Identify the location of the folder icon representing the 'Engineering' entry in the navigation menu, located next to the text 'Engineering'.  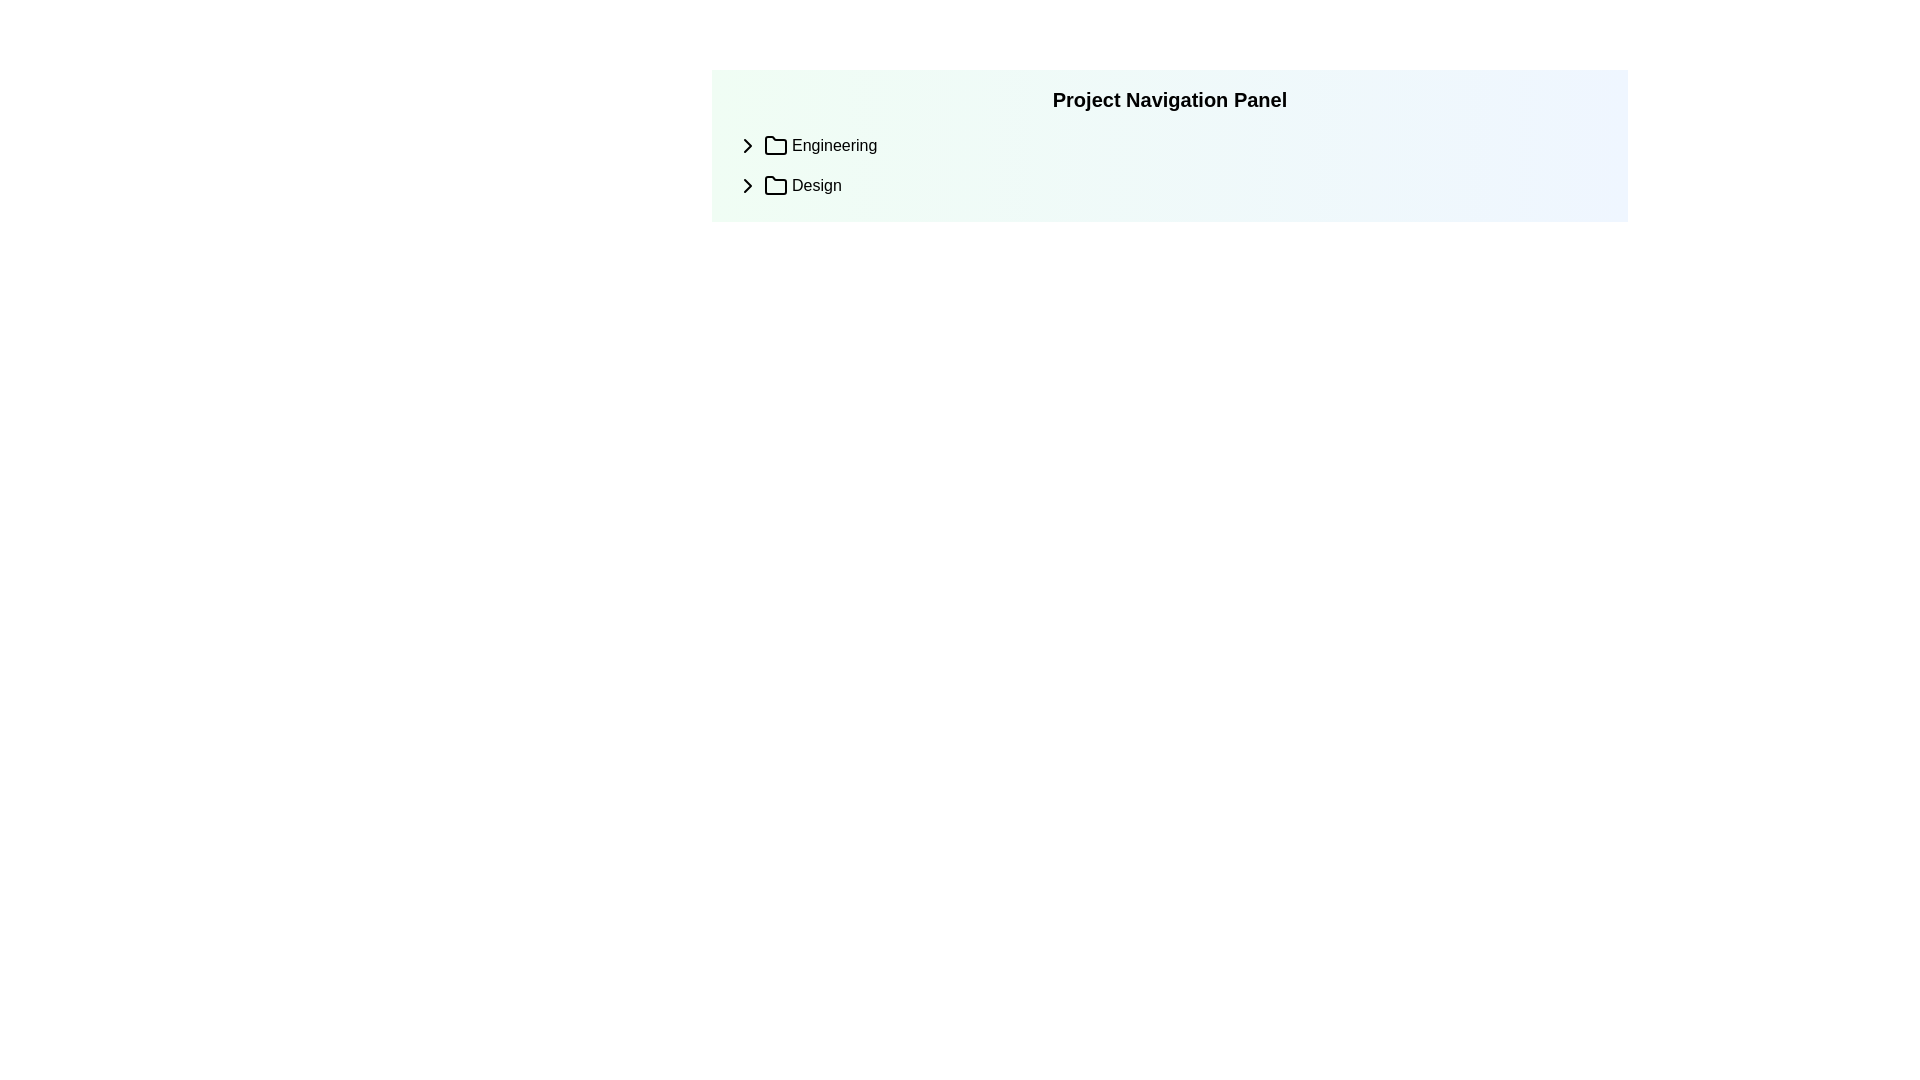
(775, 145).